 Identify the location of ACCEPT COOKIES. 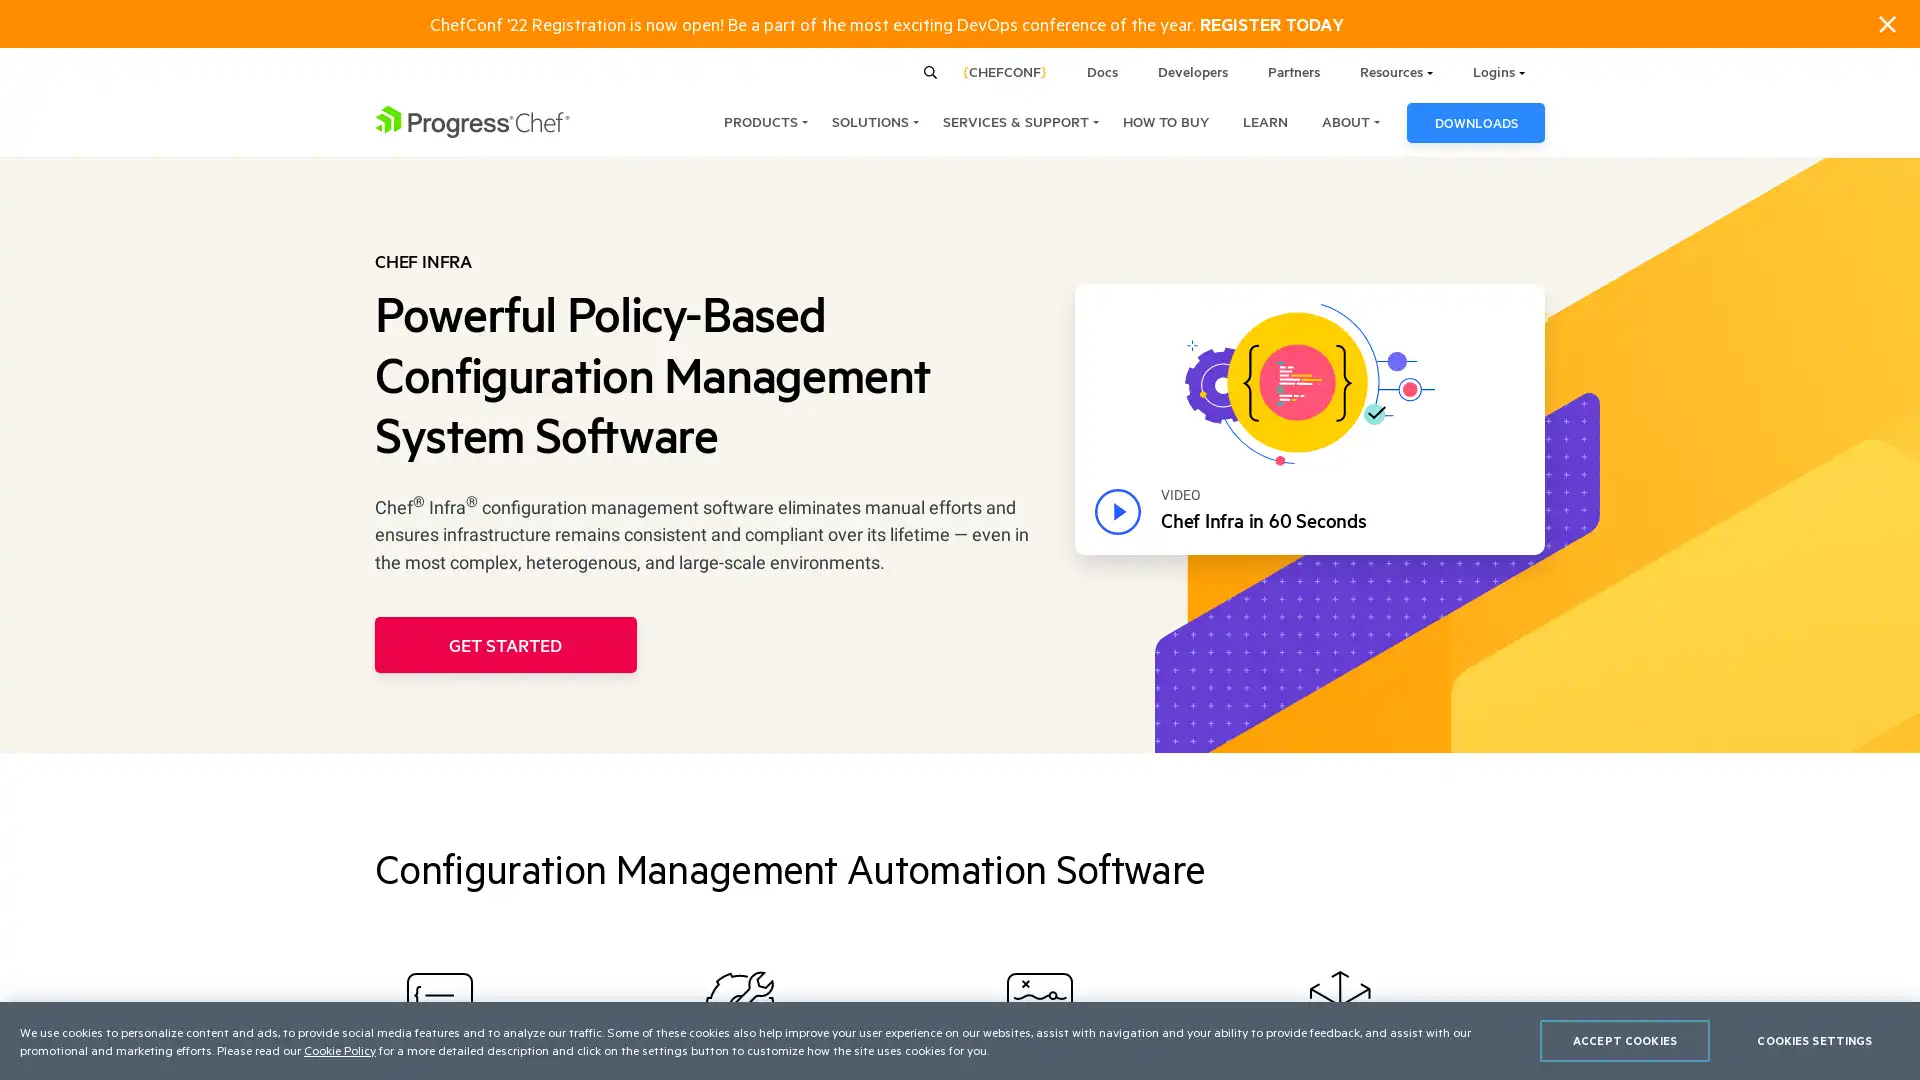
(1625, 1040).